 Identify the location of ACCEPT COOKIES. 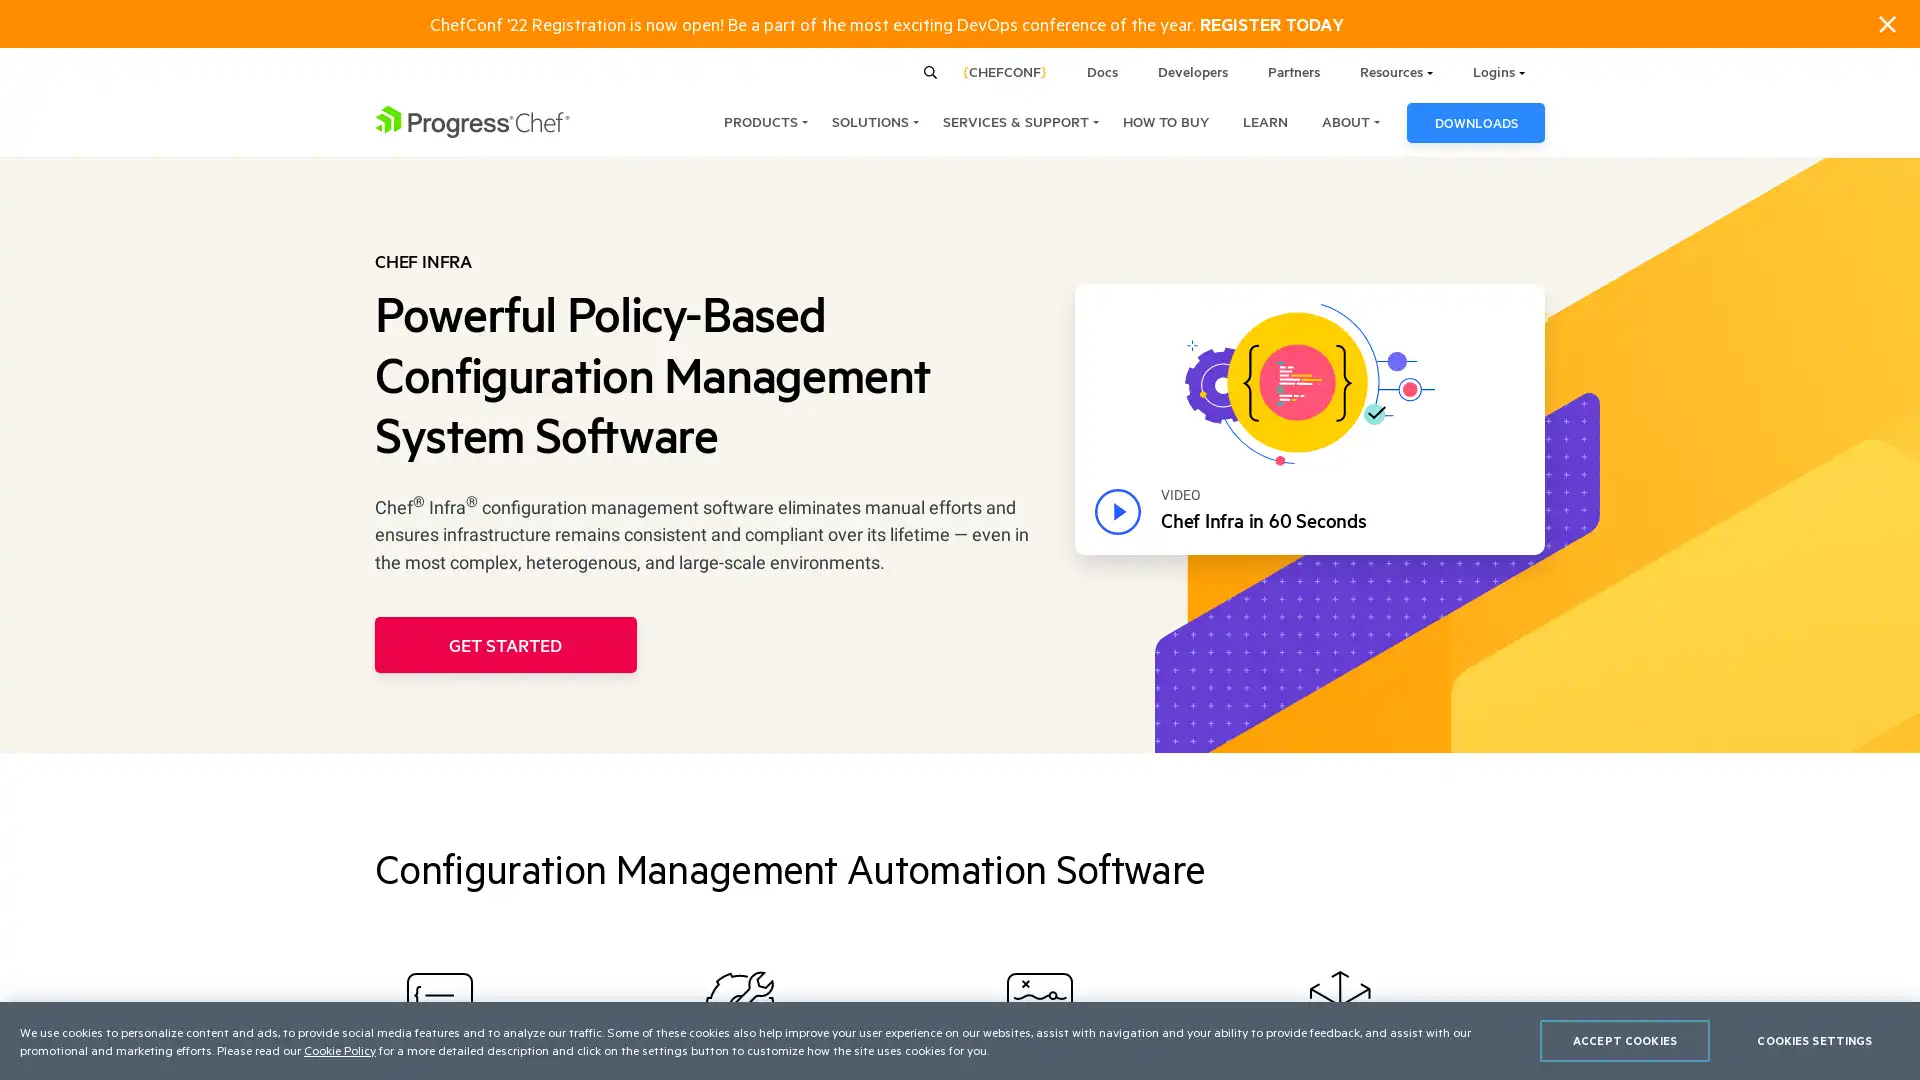
(1625, 1040).